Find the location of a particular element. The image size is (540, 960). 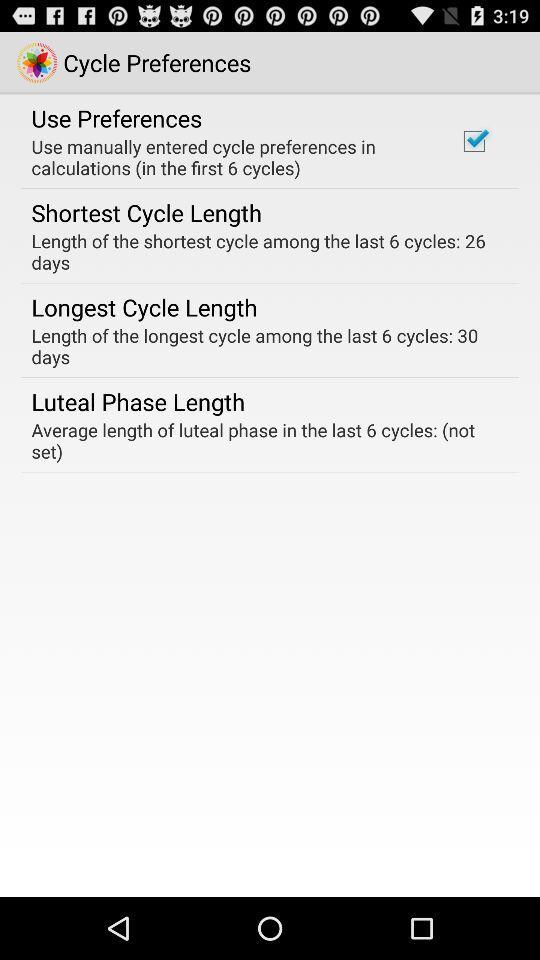

the icon at the top right corner is located at coordinates (473, 140).